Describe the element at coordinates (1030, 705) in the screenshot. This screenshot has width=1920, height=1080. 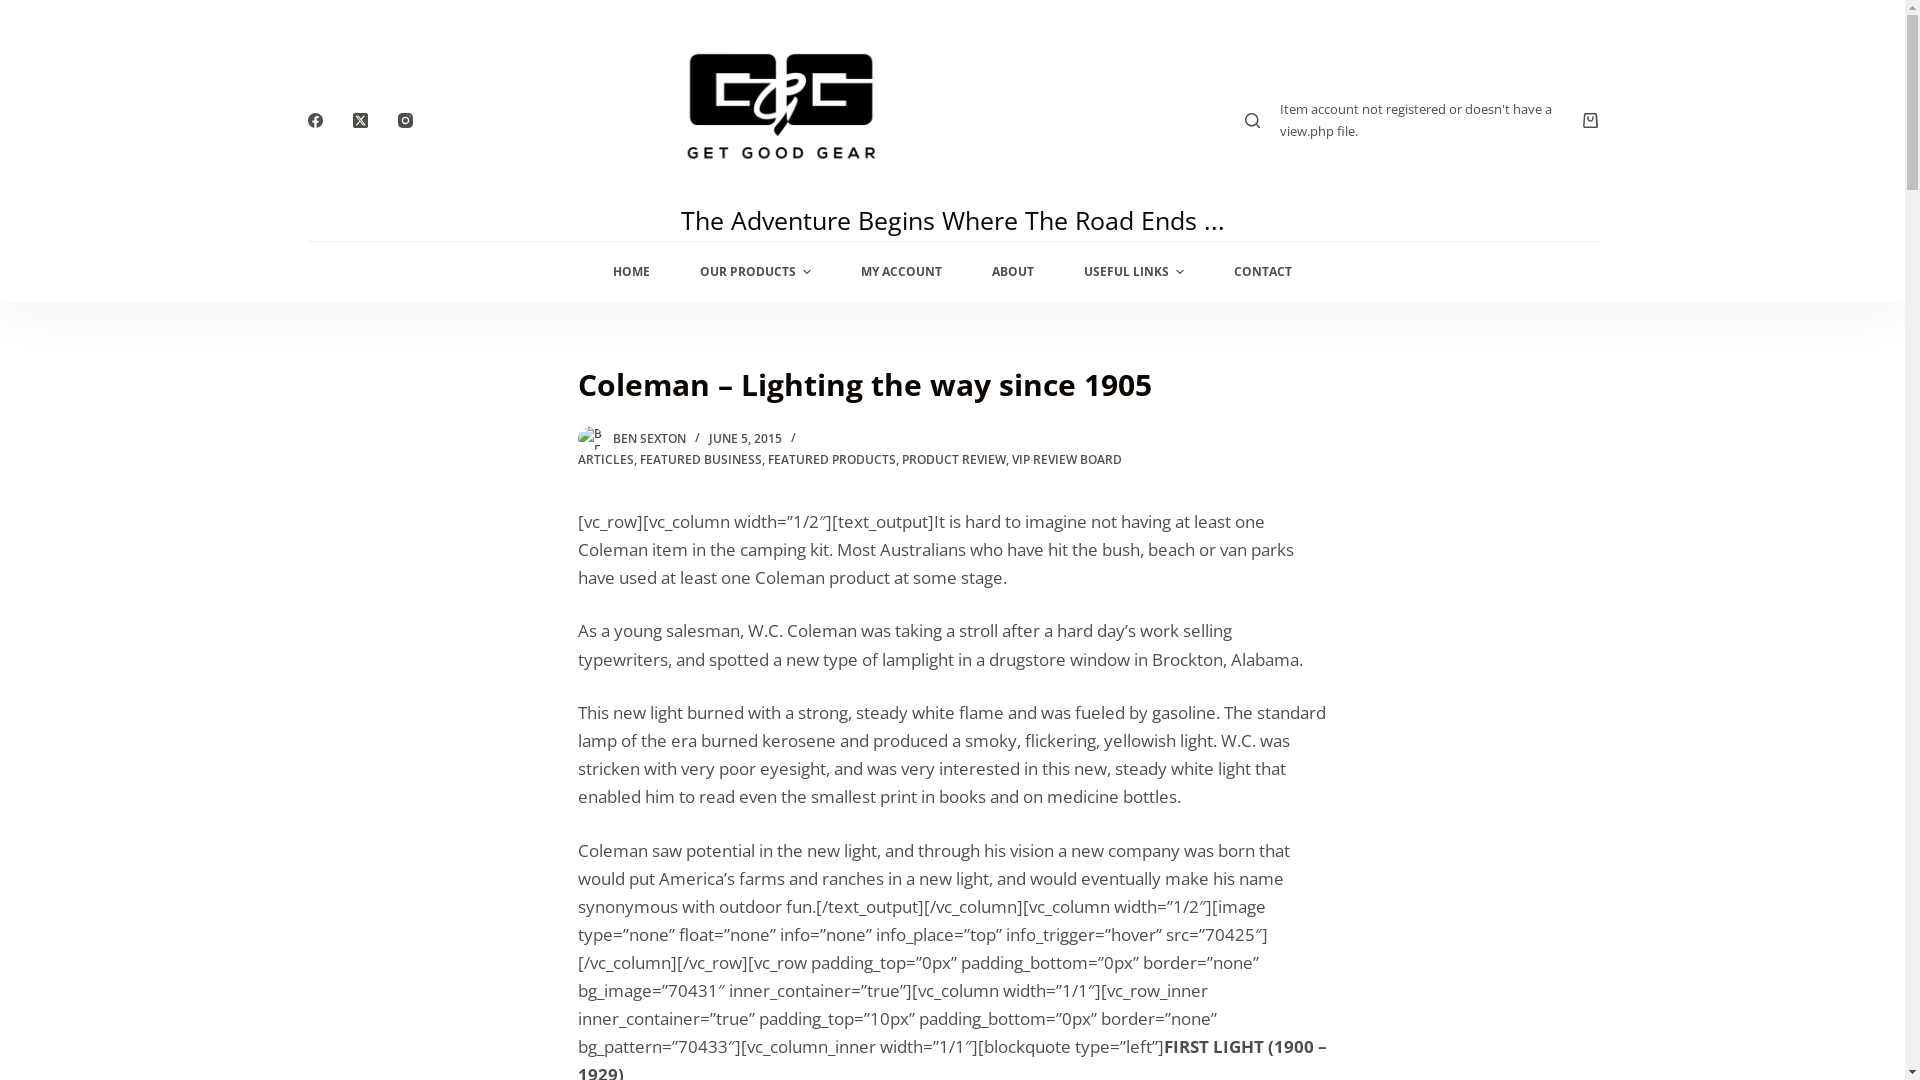
I see `'Privacy Policy'` at that location.